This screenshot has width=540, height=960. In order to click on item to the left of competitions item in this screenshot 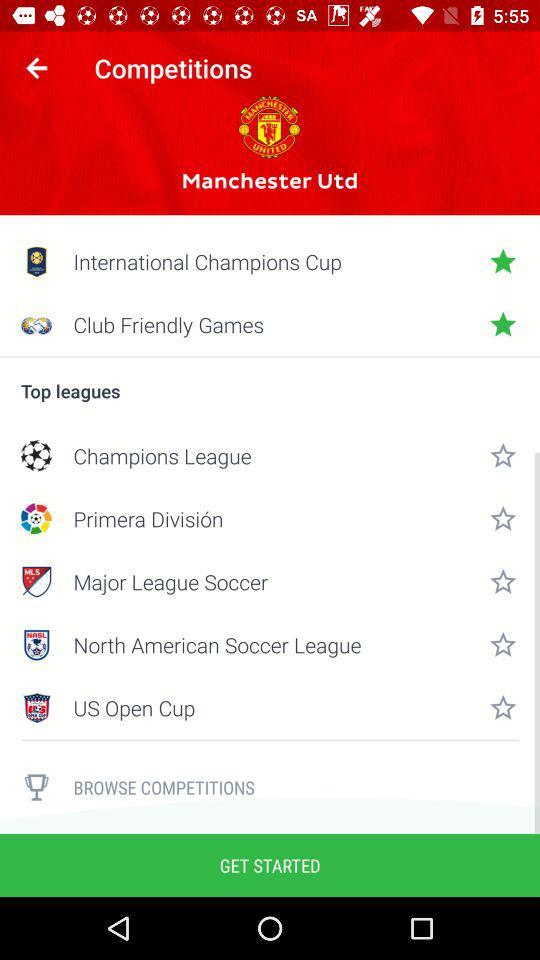, I will do `click(36, 68)`.